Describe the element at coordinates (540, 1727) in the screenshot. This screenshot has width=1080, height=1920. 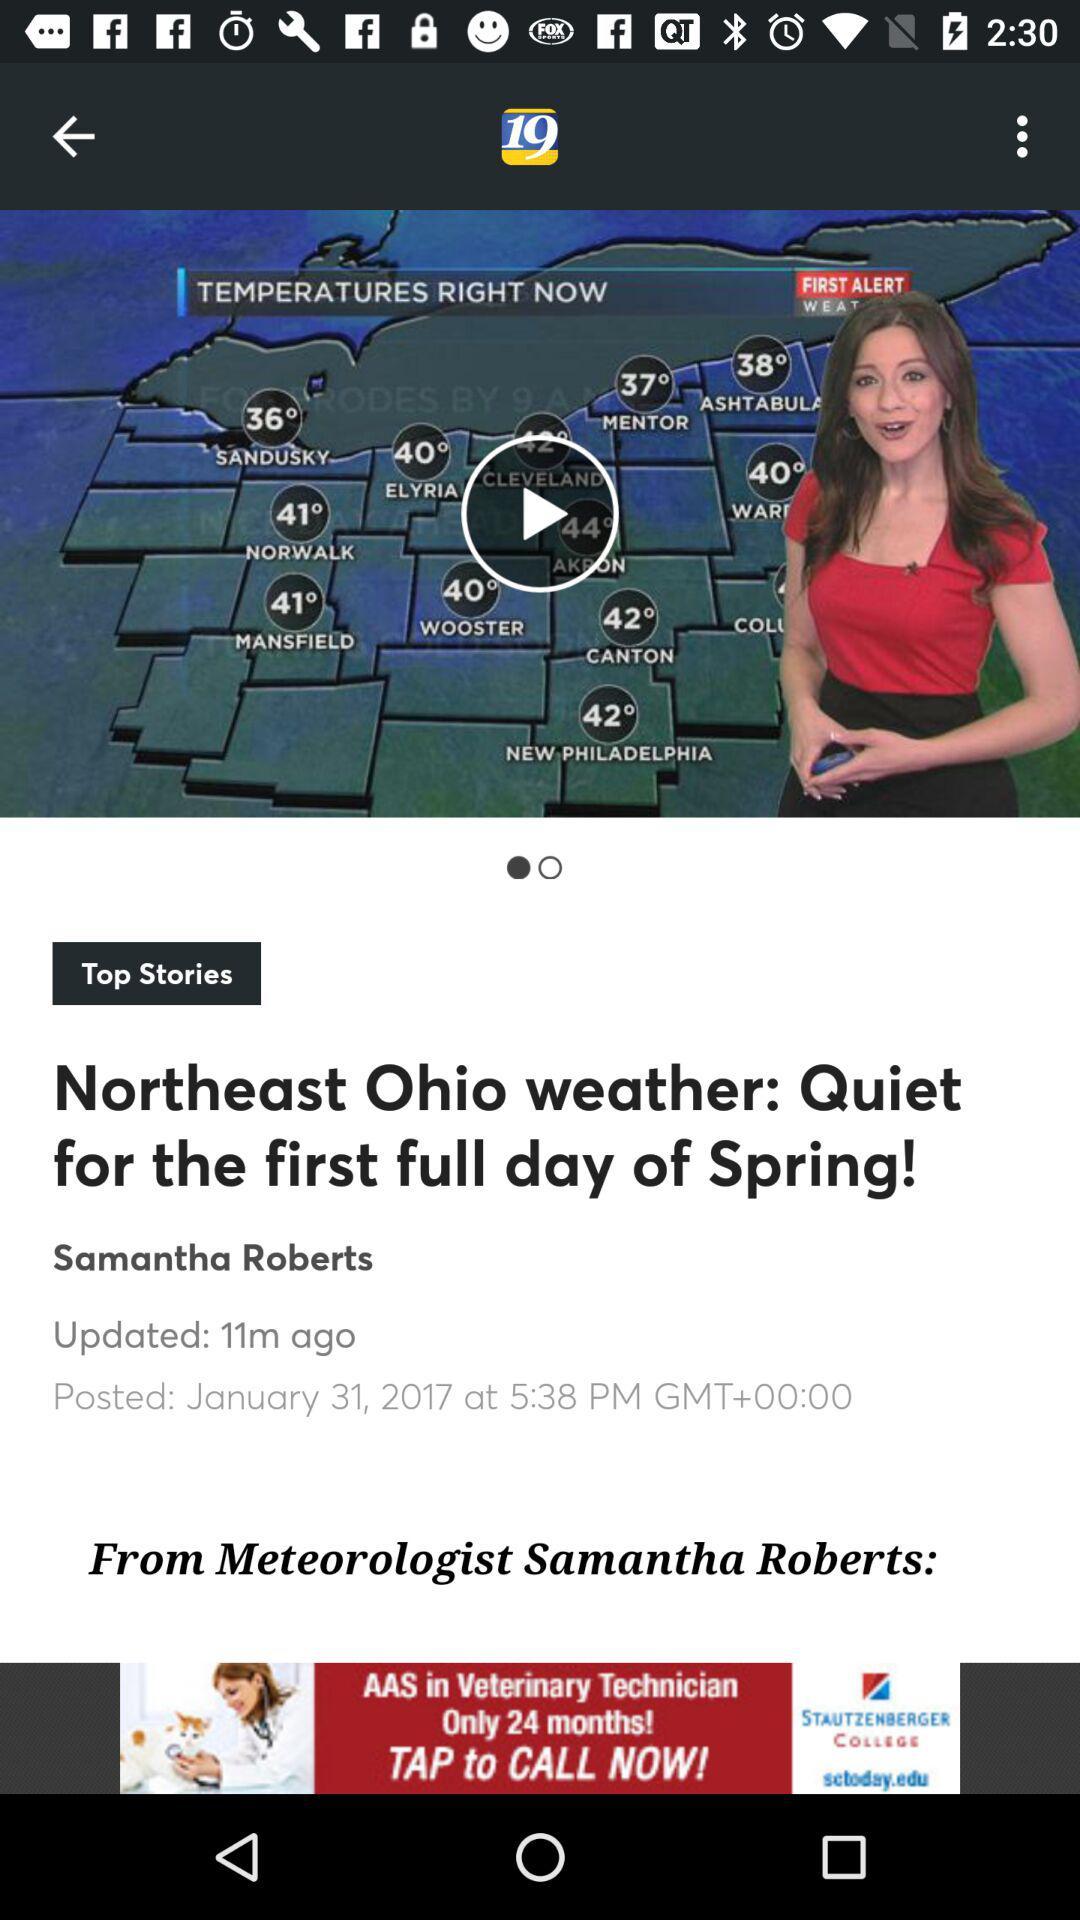
I see `image icon` at that location.